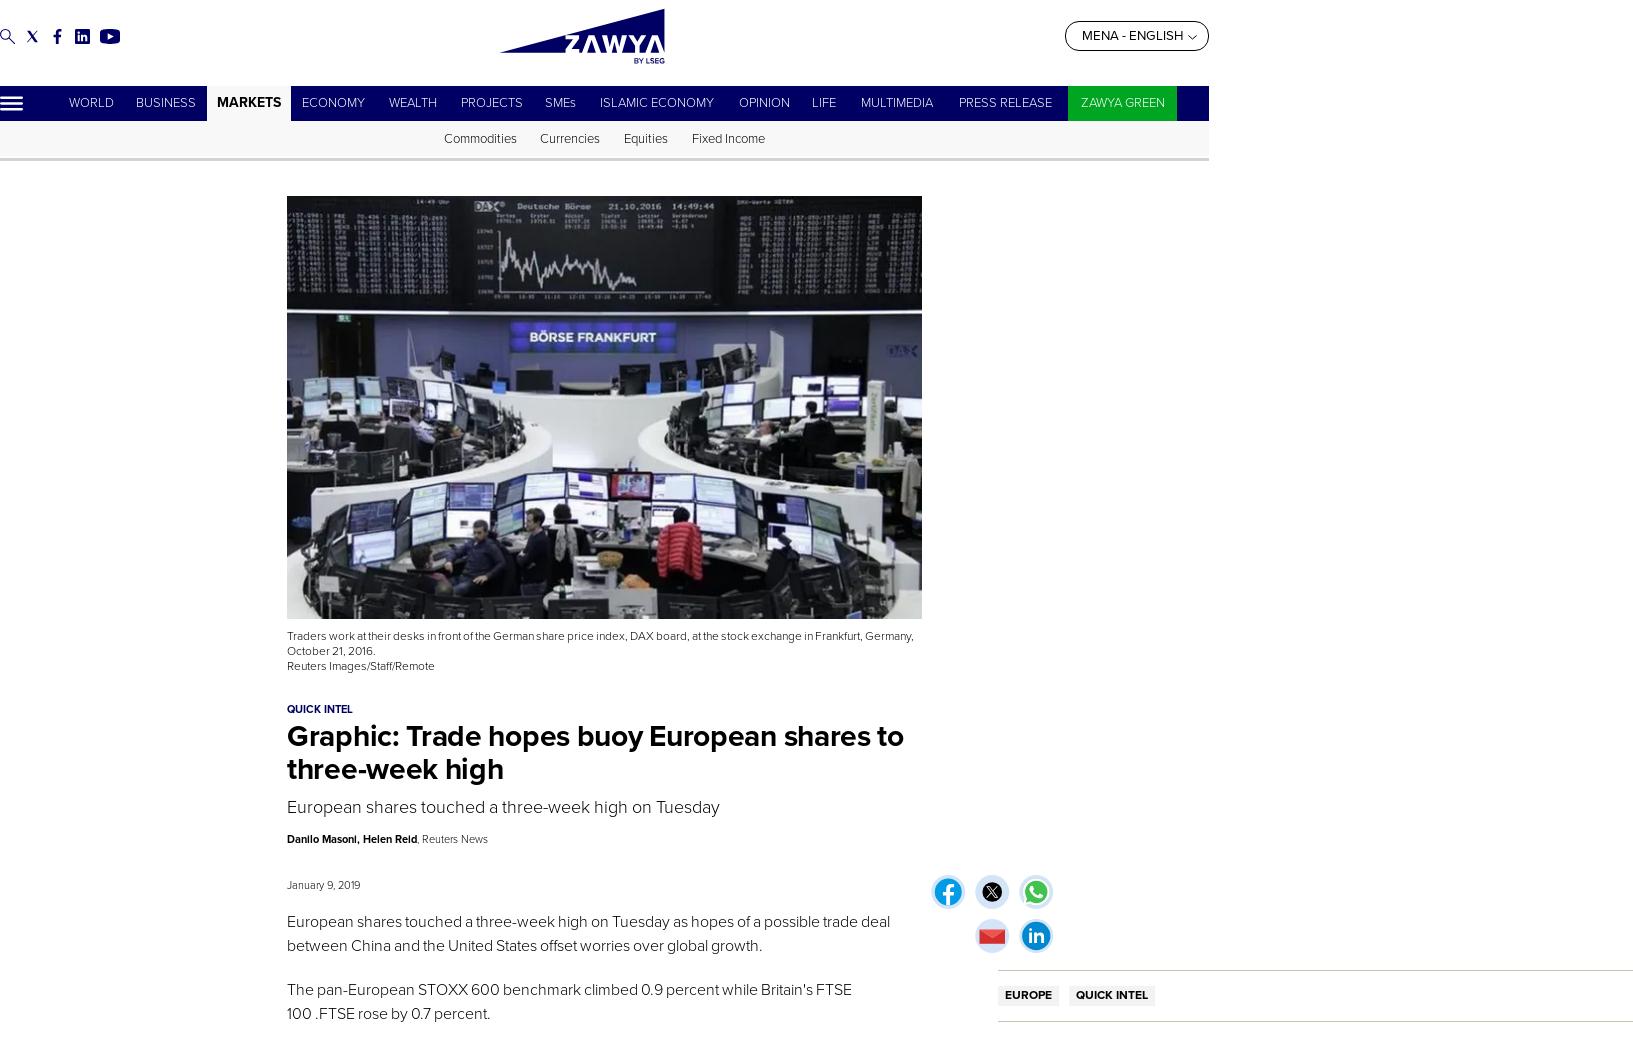  Describe the element at coordinates (361, 666) in the screenshot. I see `'Reuters Images/Staff/Remote'` at that location.